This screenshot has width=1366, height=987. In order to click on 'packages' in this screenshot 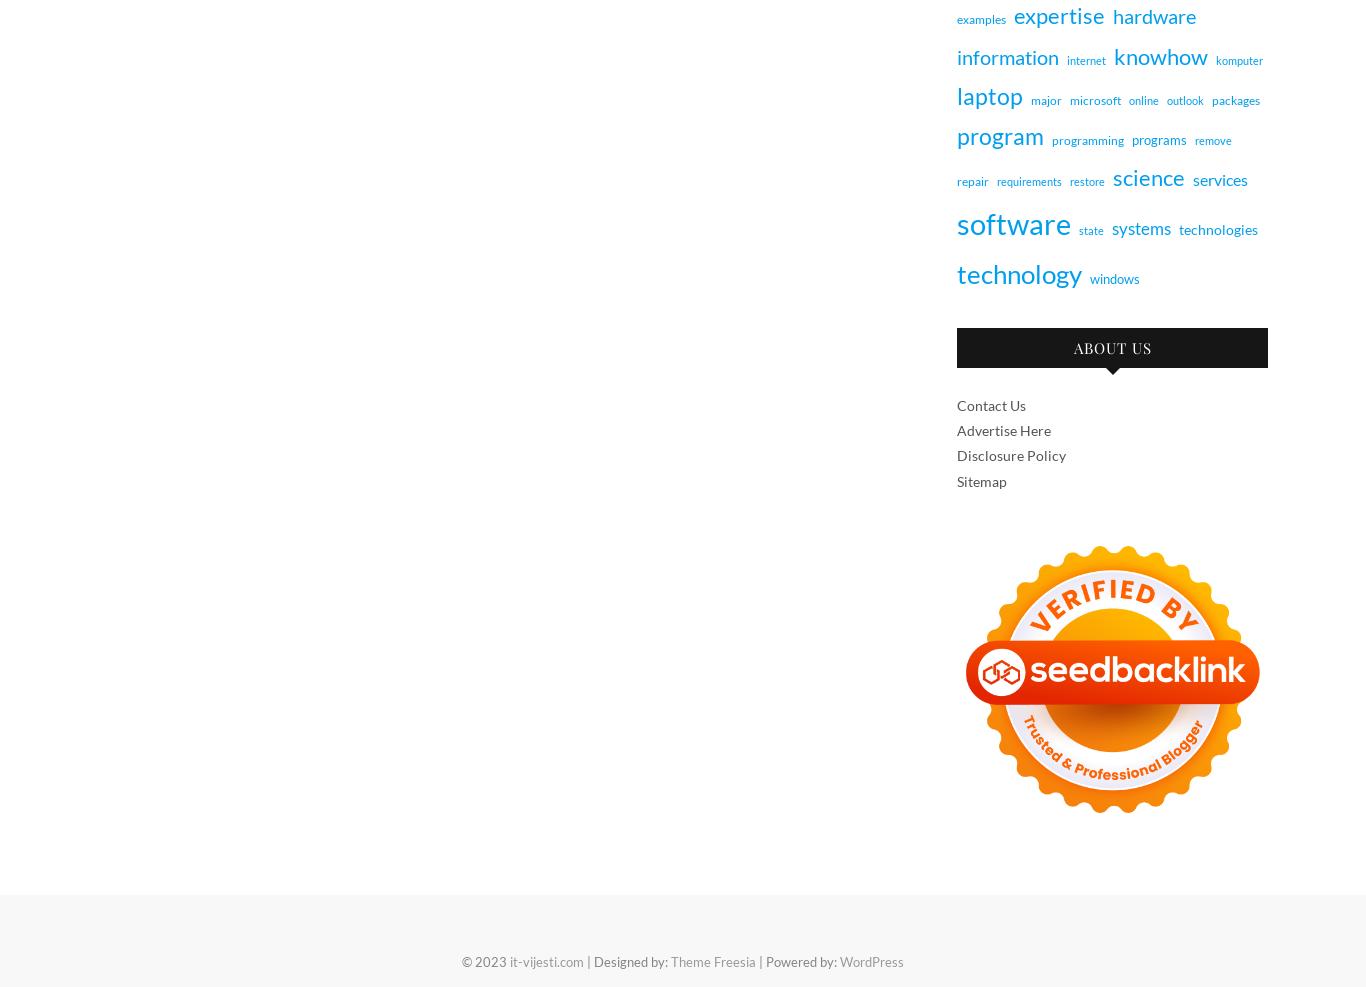, I will do `click(1235, 99)`.